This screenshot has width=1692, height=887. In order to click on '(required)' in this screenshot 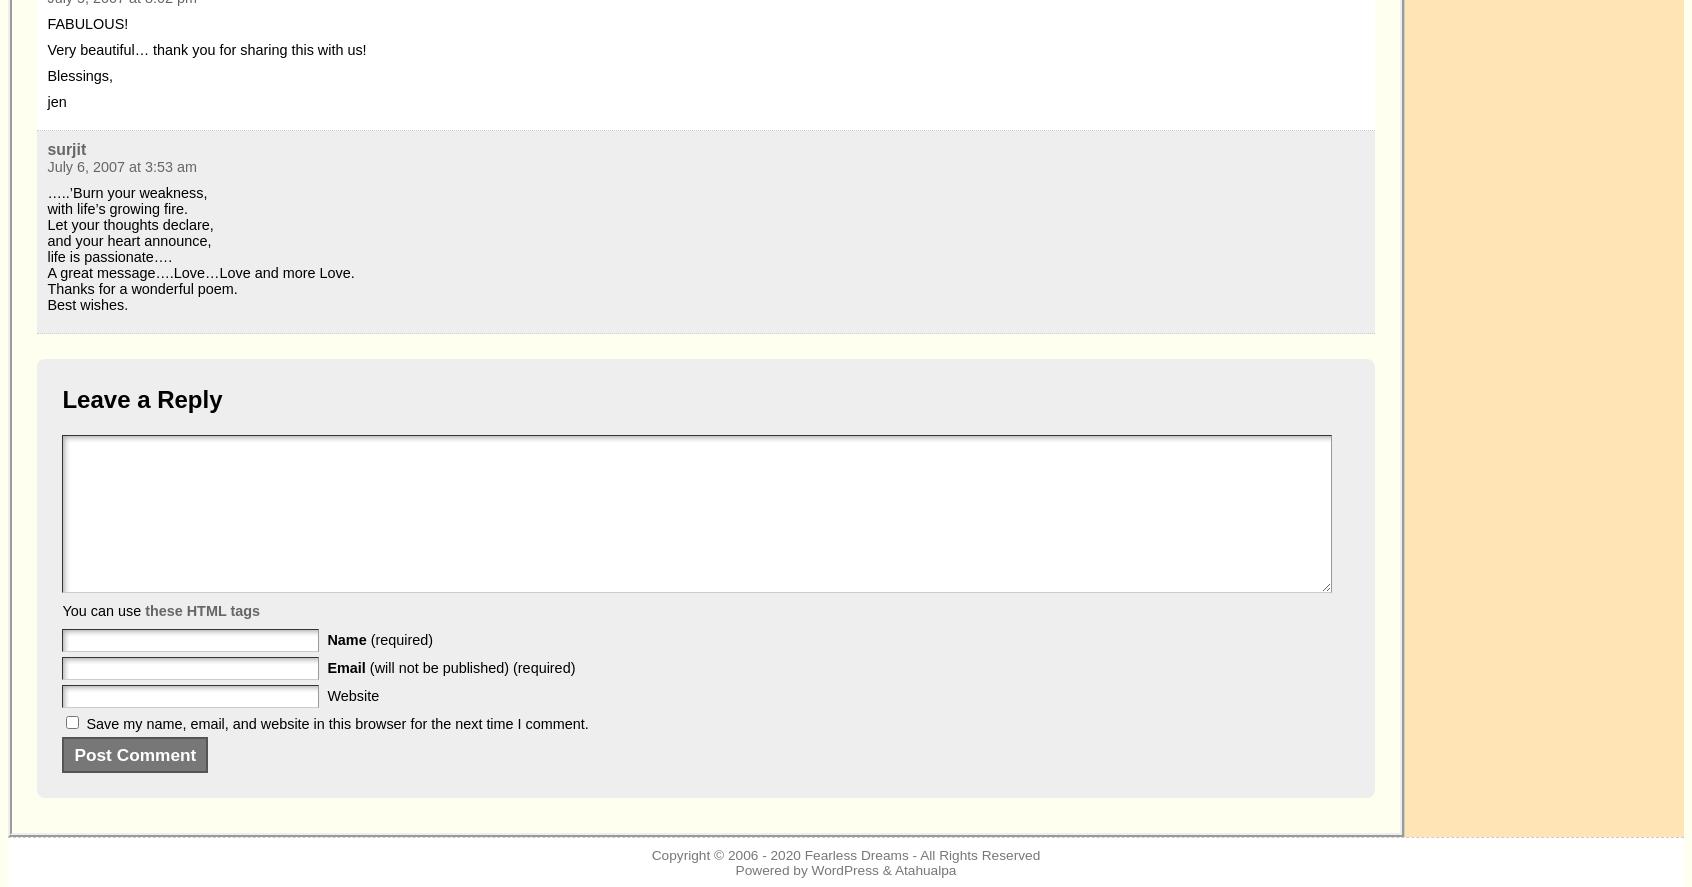, I will do `click(401, 639)`.